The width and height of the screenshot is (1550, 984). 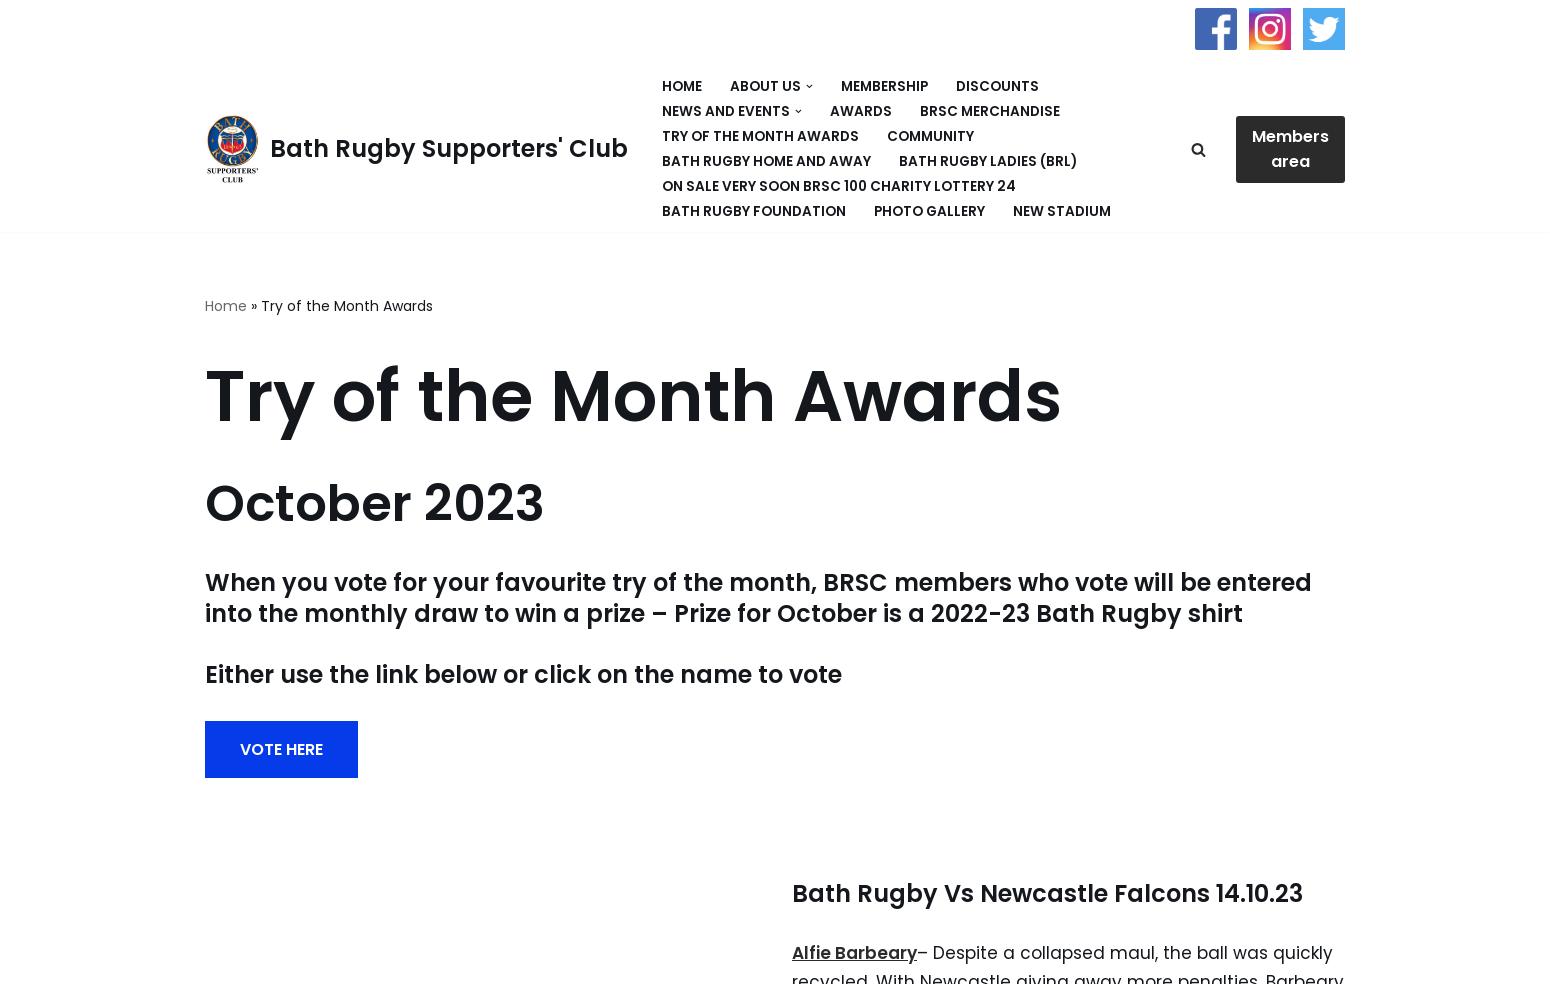 I want to click on 'Newsletter Specials', so click(x=704, y=235).